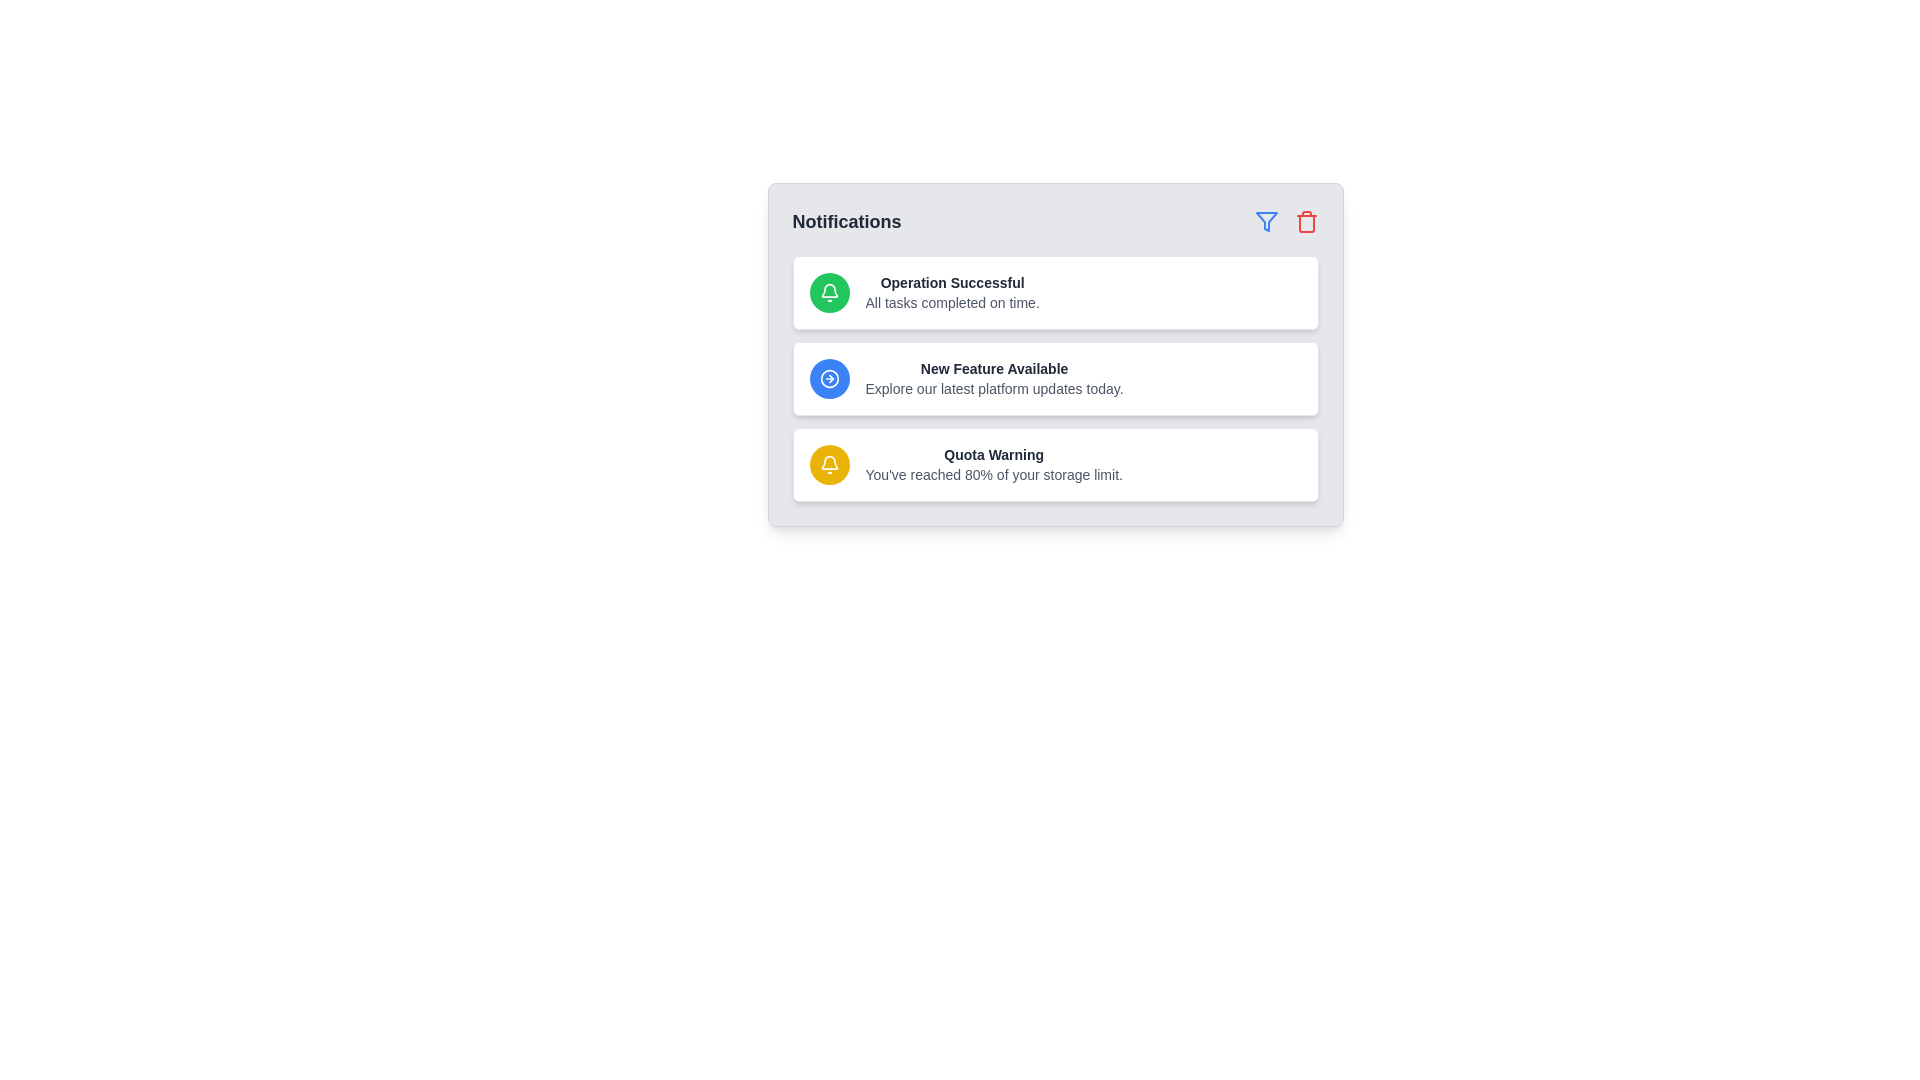 This screenshot has height=1080, width=1920. What do you see at coordinates (951, 303) in the screenshot?
I see `the Text Label providing additional detail for the notification titled 'Operation Successful', located directly below the title within the first notification block of the vertically listed notifications panel` at bounding box center [951, 303].